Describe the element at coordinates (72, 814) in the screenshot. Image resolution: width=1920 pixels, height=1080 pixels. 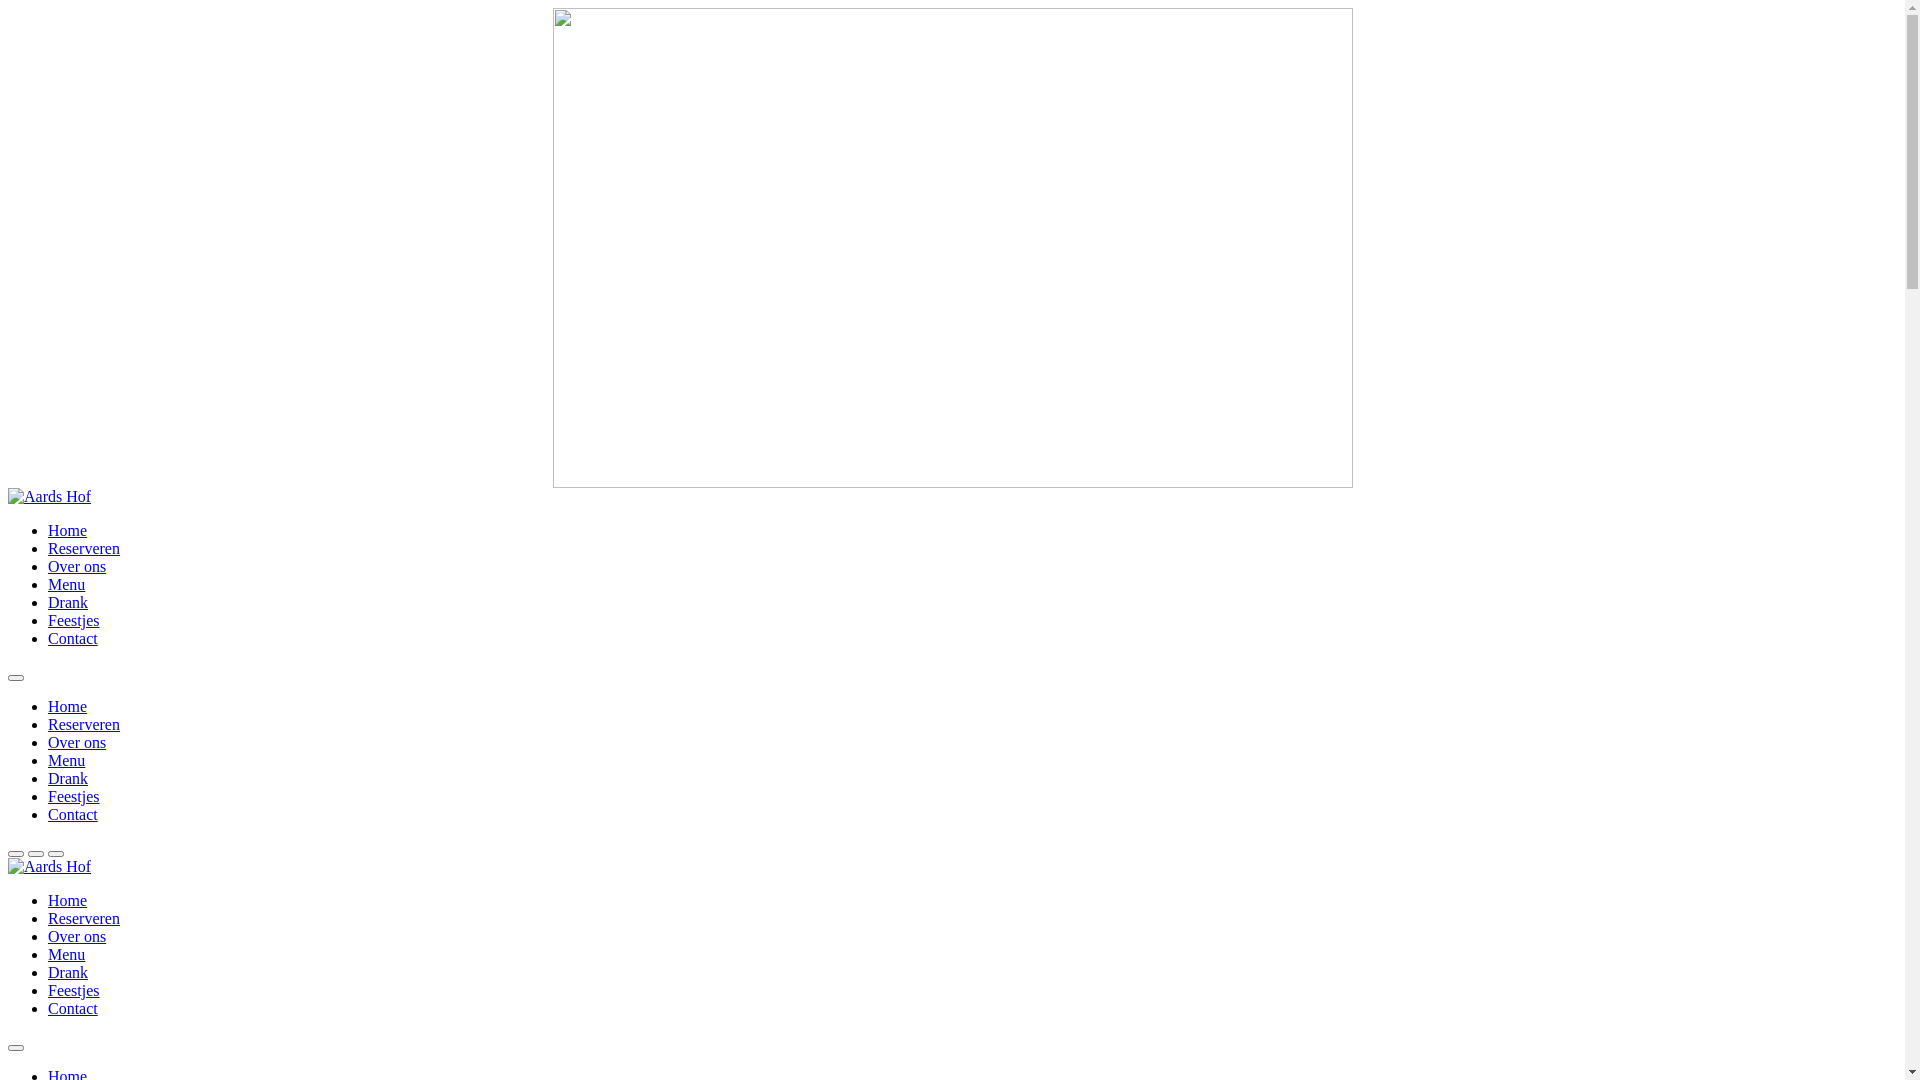
I see `'Contact'` at that location.